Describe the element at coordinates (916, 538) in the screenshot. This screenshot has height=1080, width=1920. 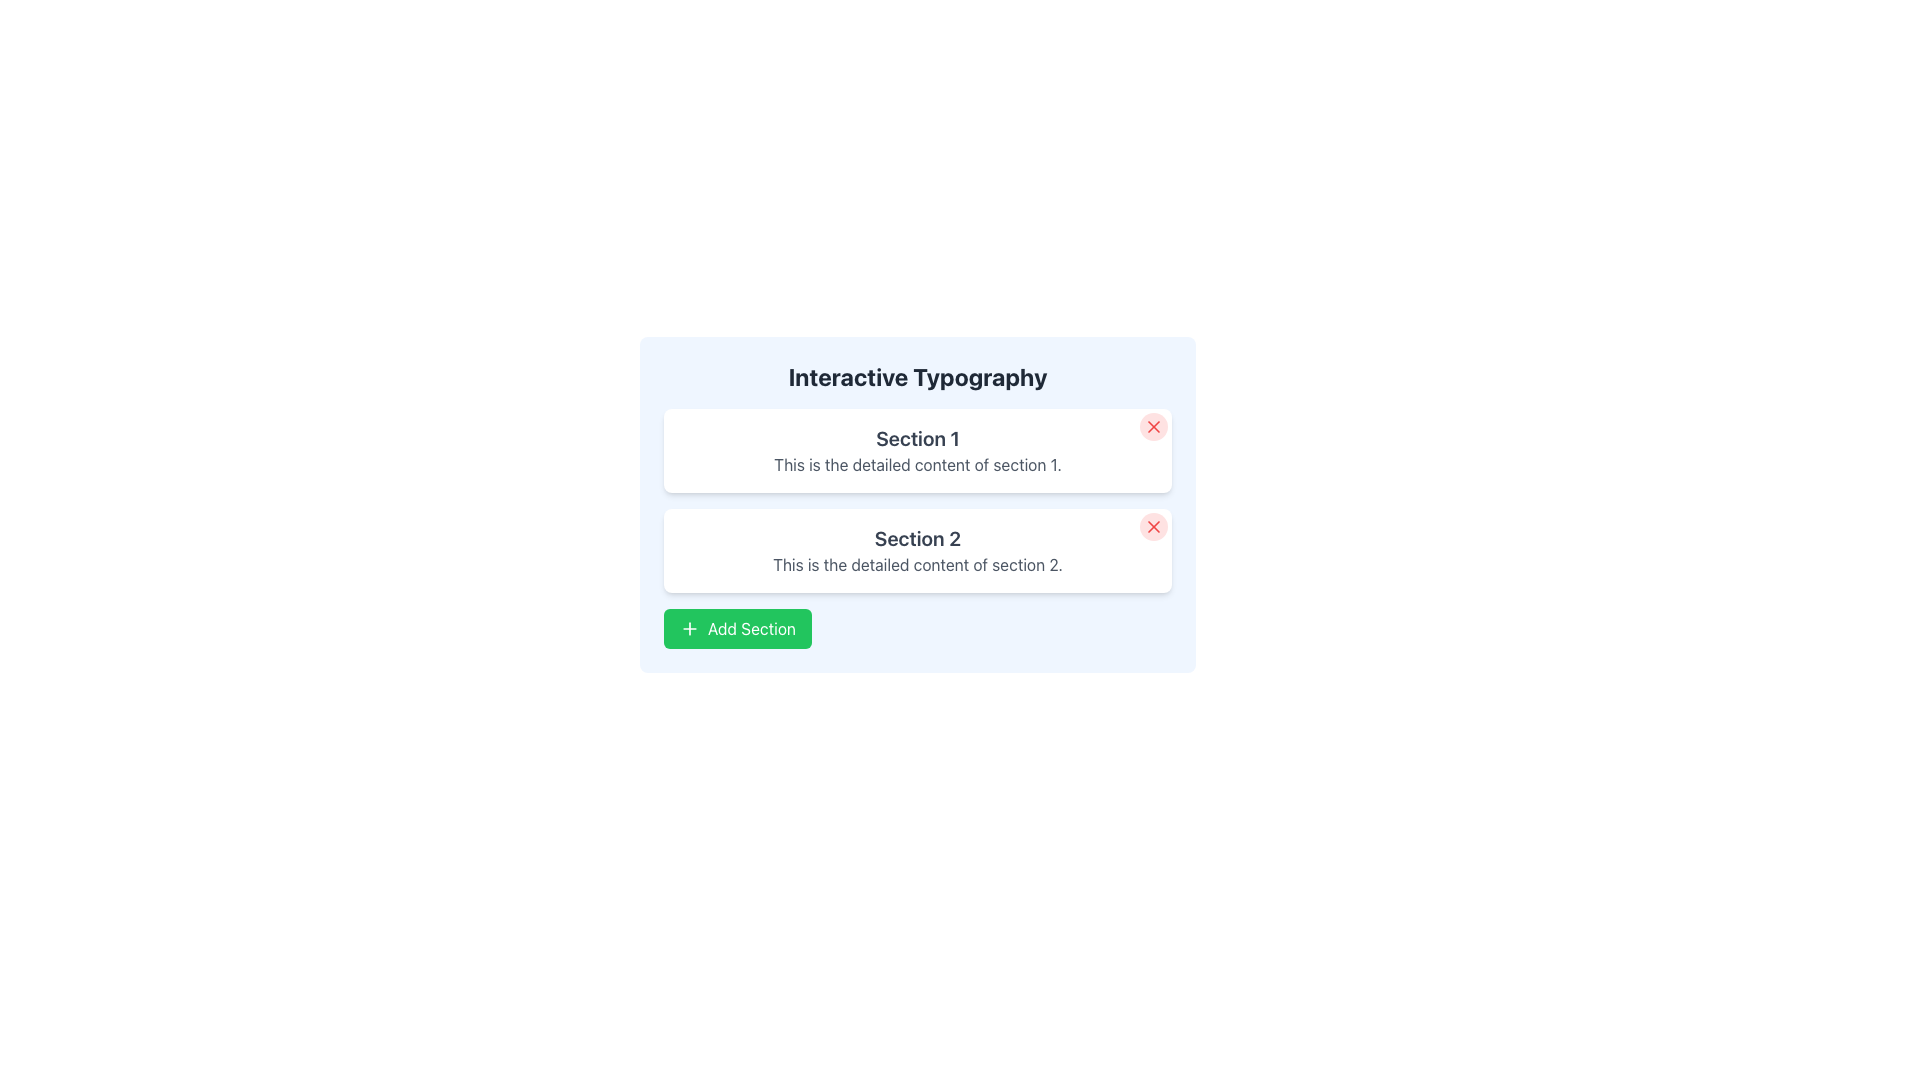
I see `header text for Section 2, which is positioned at the top of the box representing Section 2, above the detailed content description and to the left of the close button` at that location.